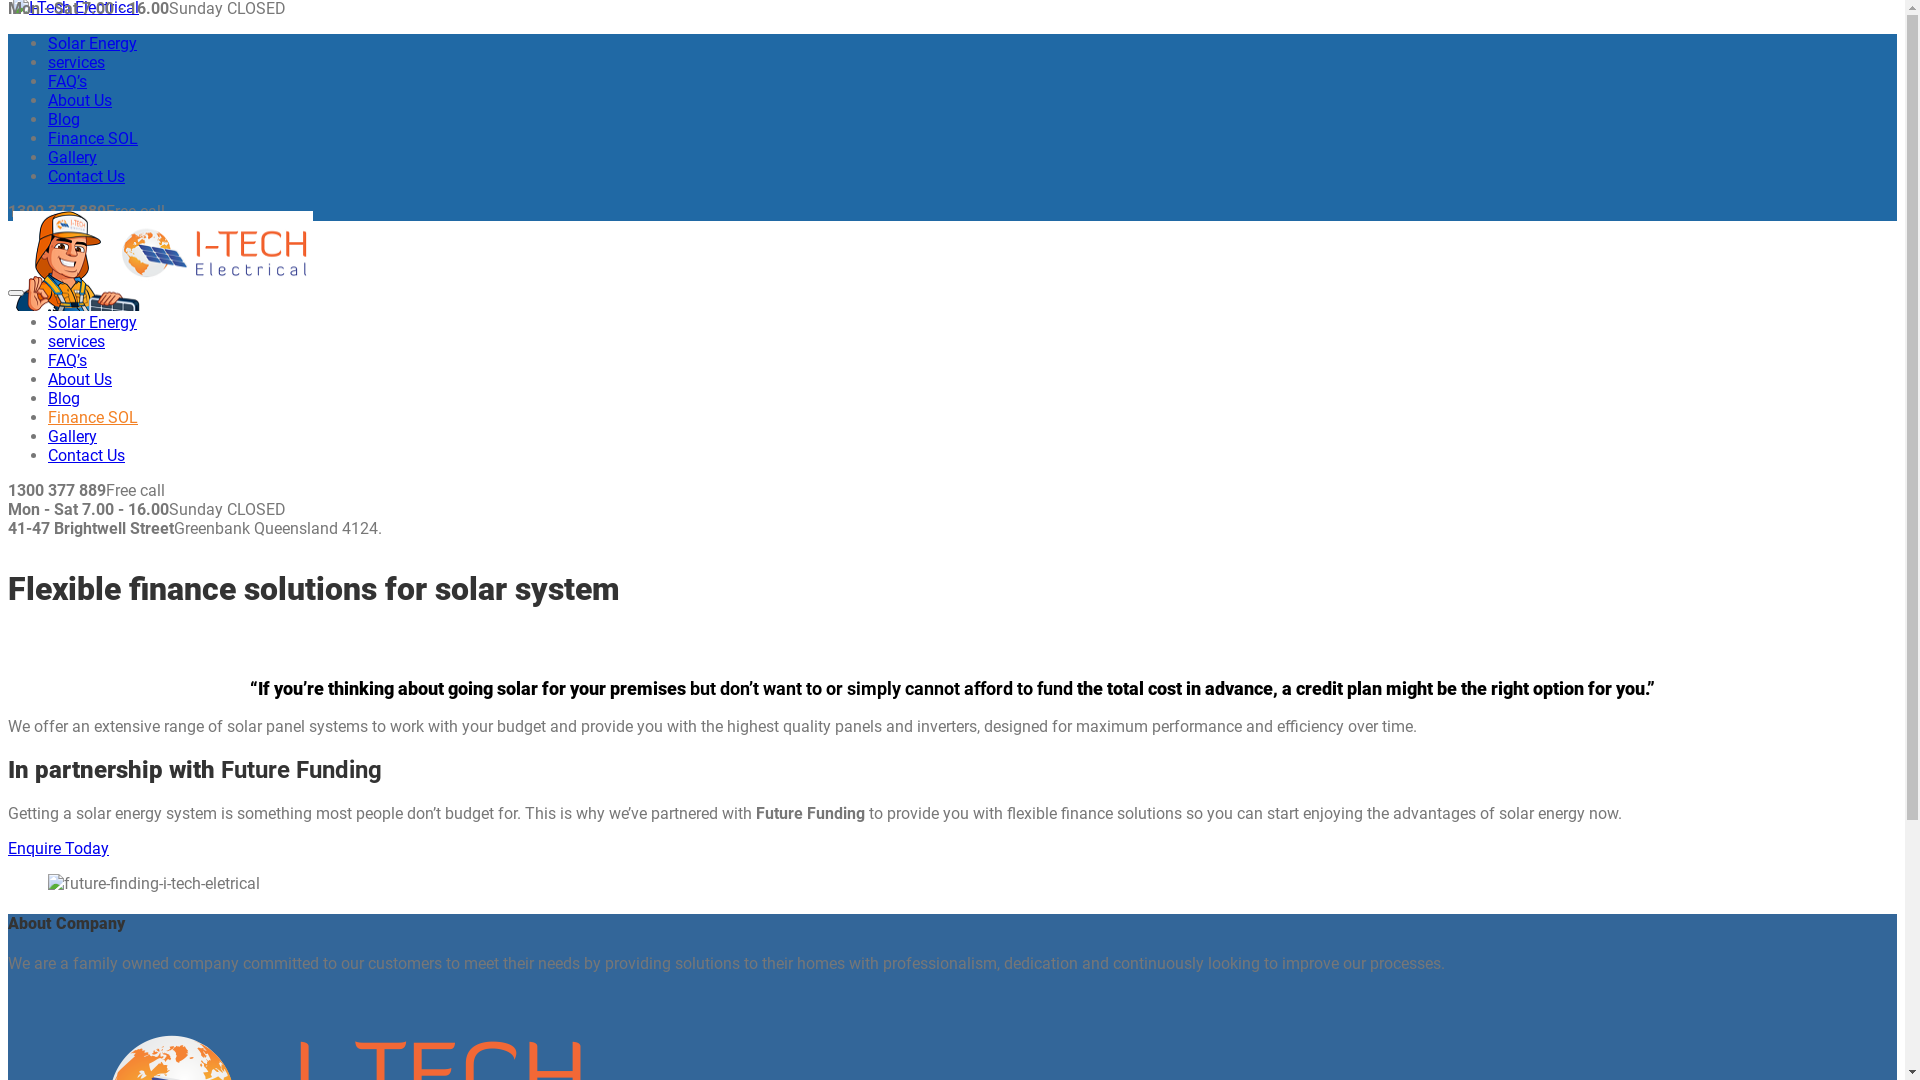  Describe the element at coordinates (76, 340) in the screenshot. I see `'services'` at that location.